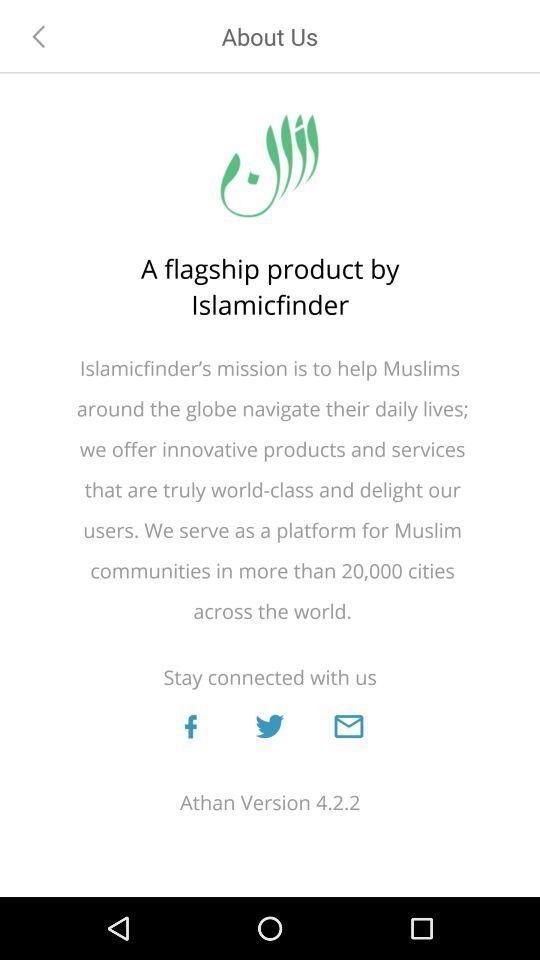  Describe the element at coordinates (190, 725) in the screenshot. I see `open facebook` at that location.